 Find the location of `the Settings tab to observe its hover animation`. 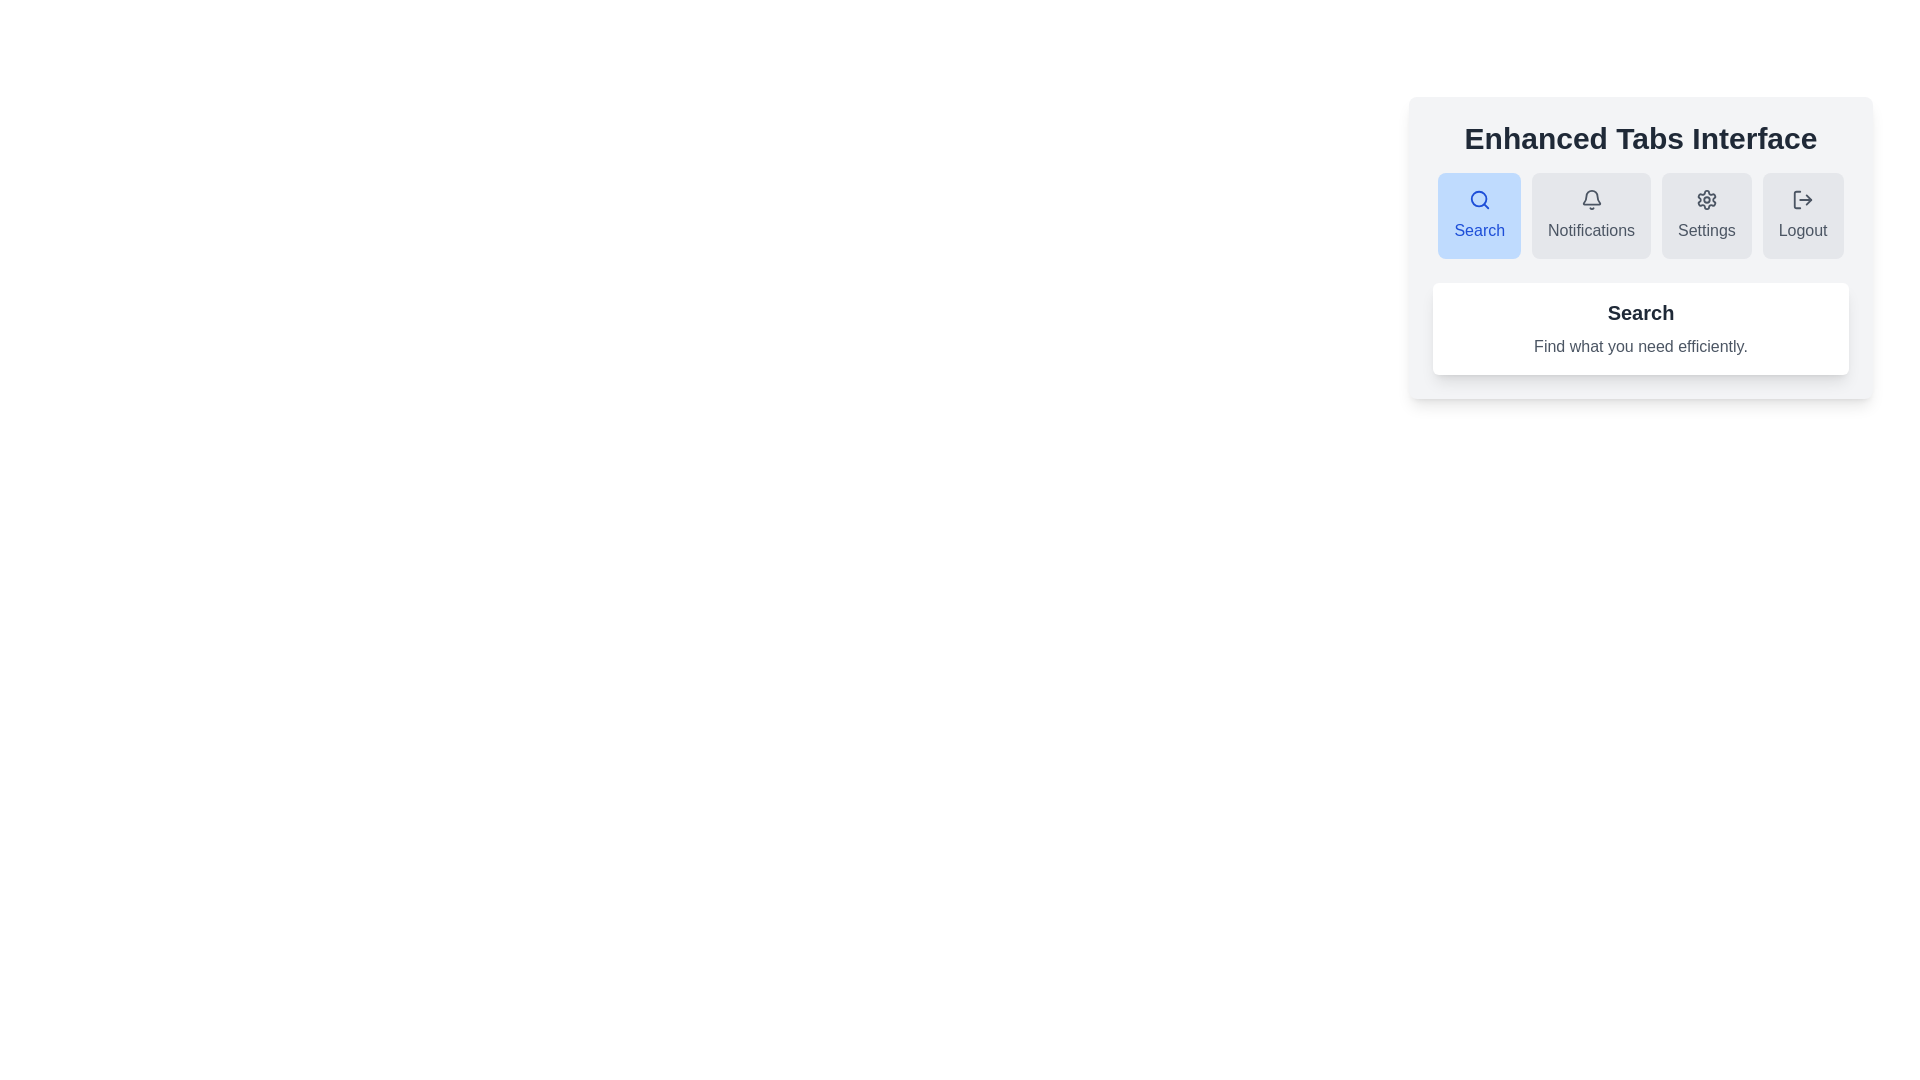

the Settings tab to observe its hover animation is located at coordinates (1705, 216).